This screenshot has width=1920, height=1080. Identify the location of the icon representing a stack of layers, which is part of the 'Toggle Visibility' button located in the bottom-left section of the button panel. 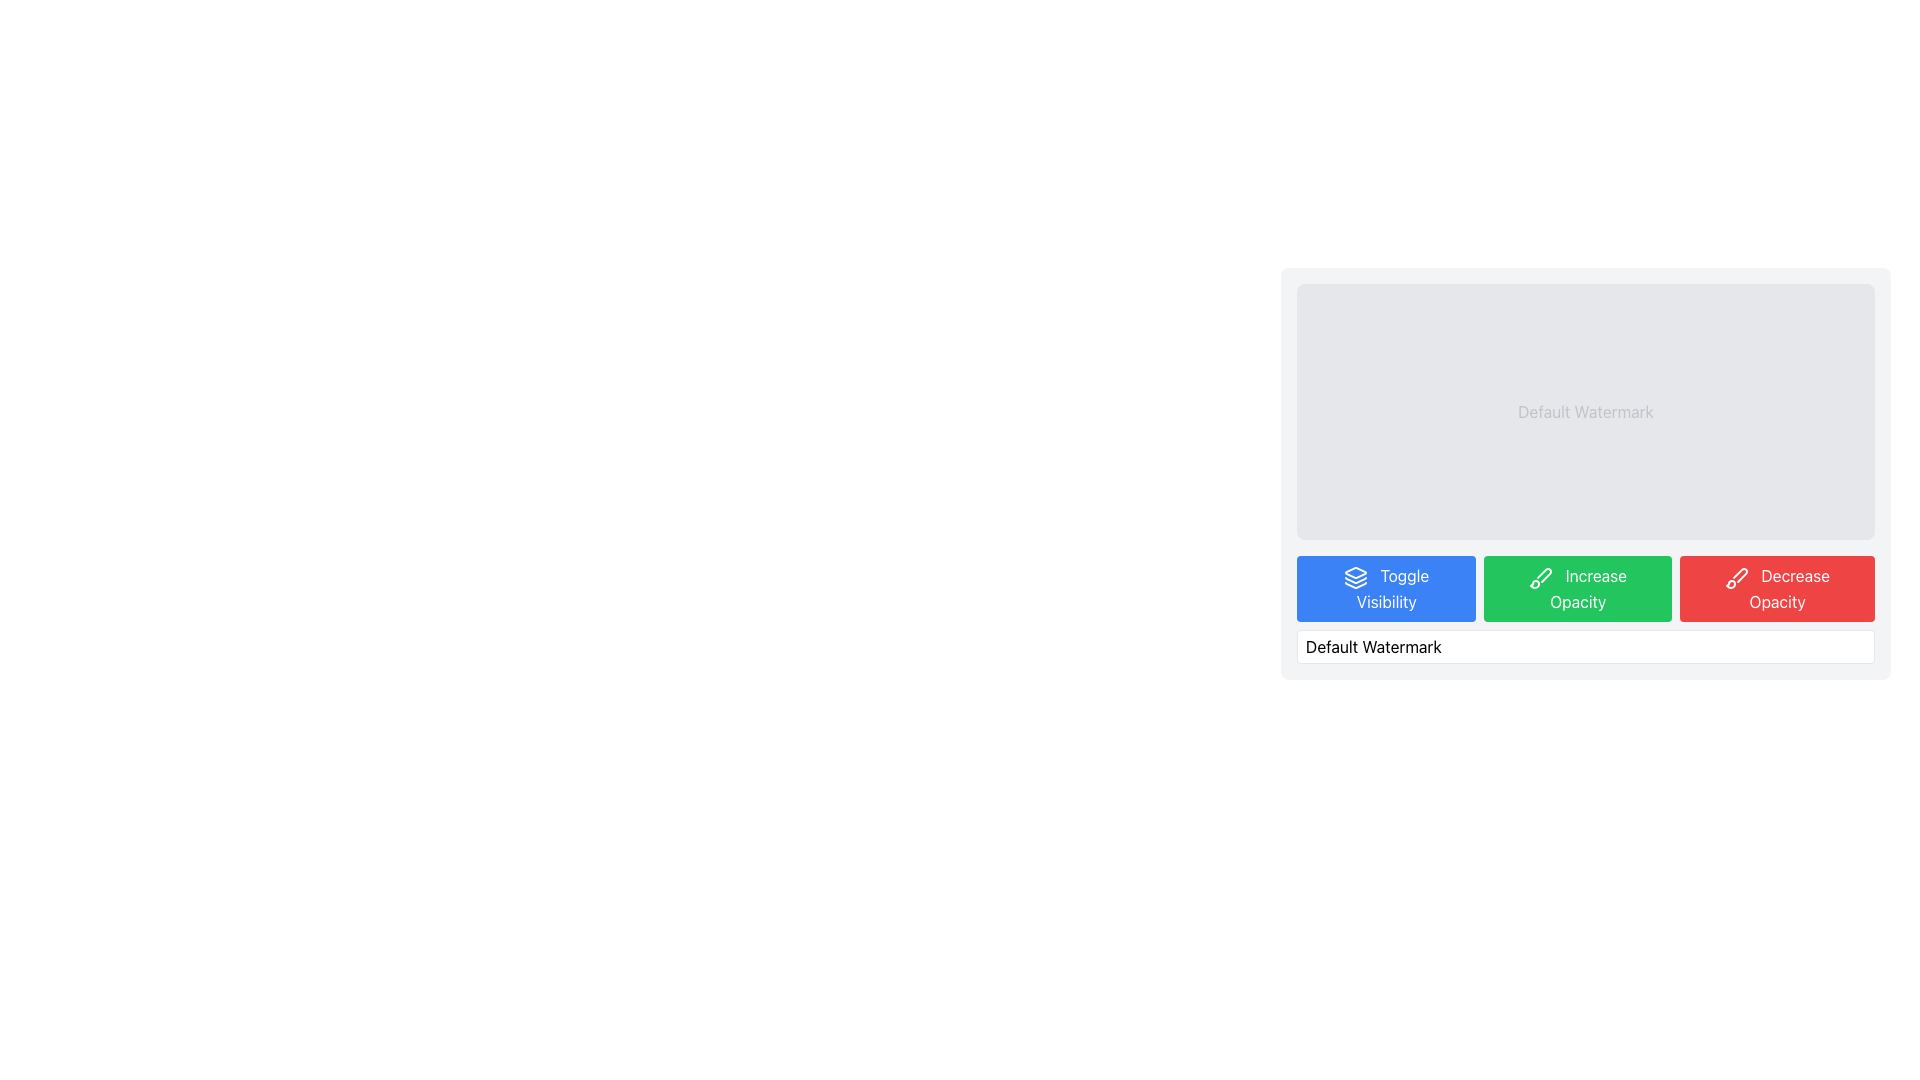
(1356, 577).